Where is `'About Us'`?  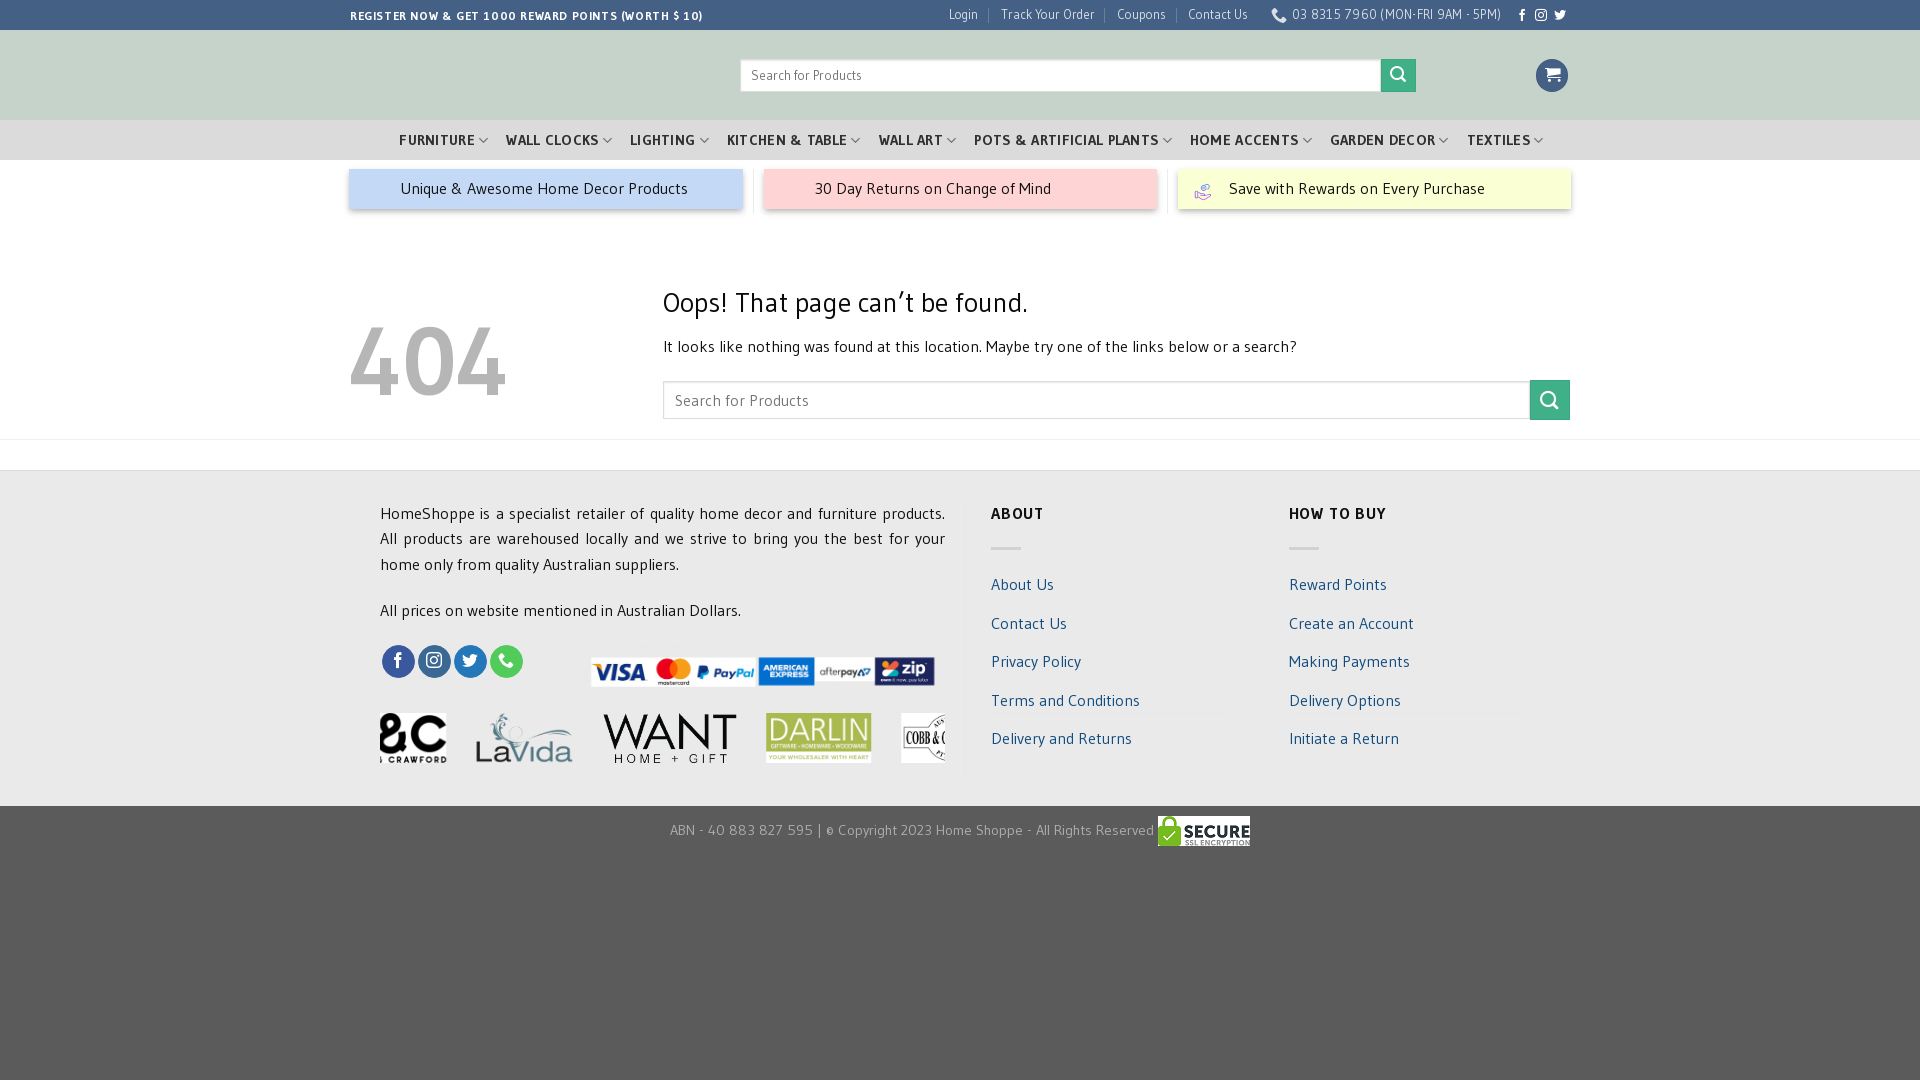 'About Us' is located at coordinates (1022, 585).